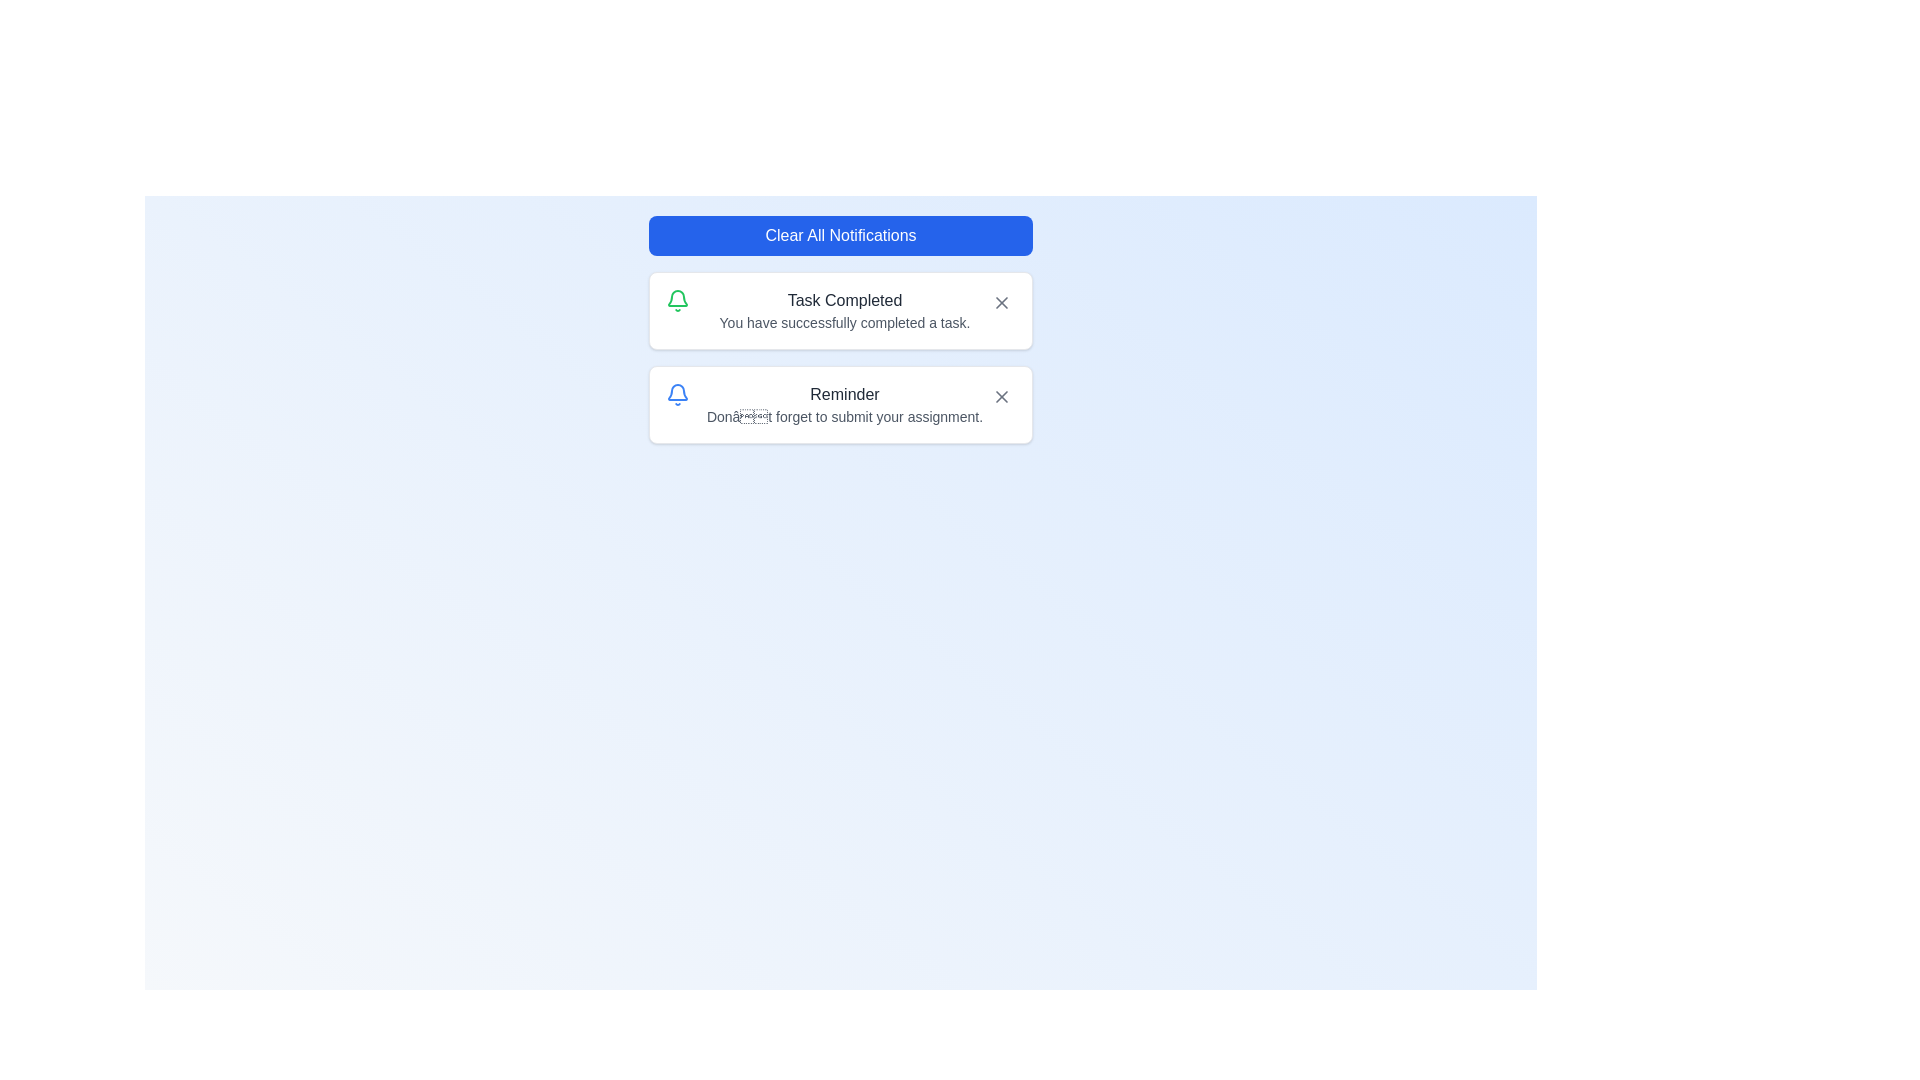 The width and height of the screenshot is (1920, 1080). Describe the element at coordinates (844, 394) in the screenshot. I see `header text of the notification card located at the top of the card beneath the 'Clear All Notifications' button` at that location.